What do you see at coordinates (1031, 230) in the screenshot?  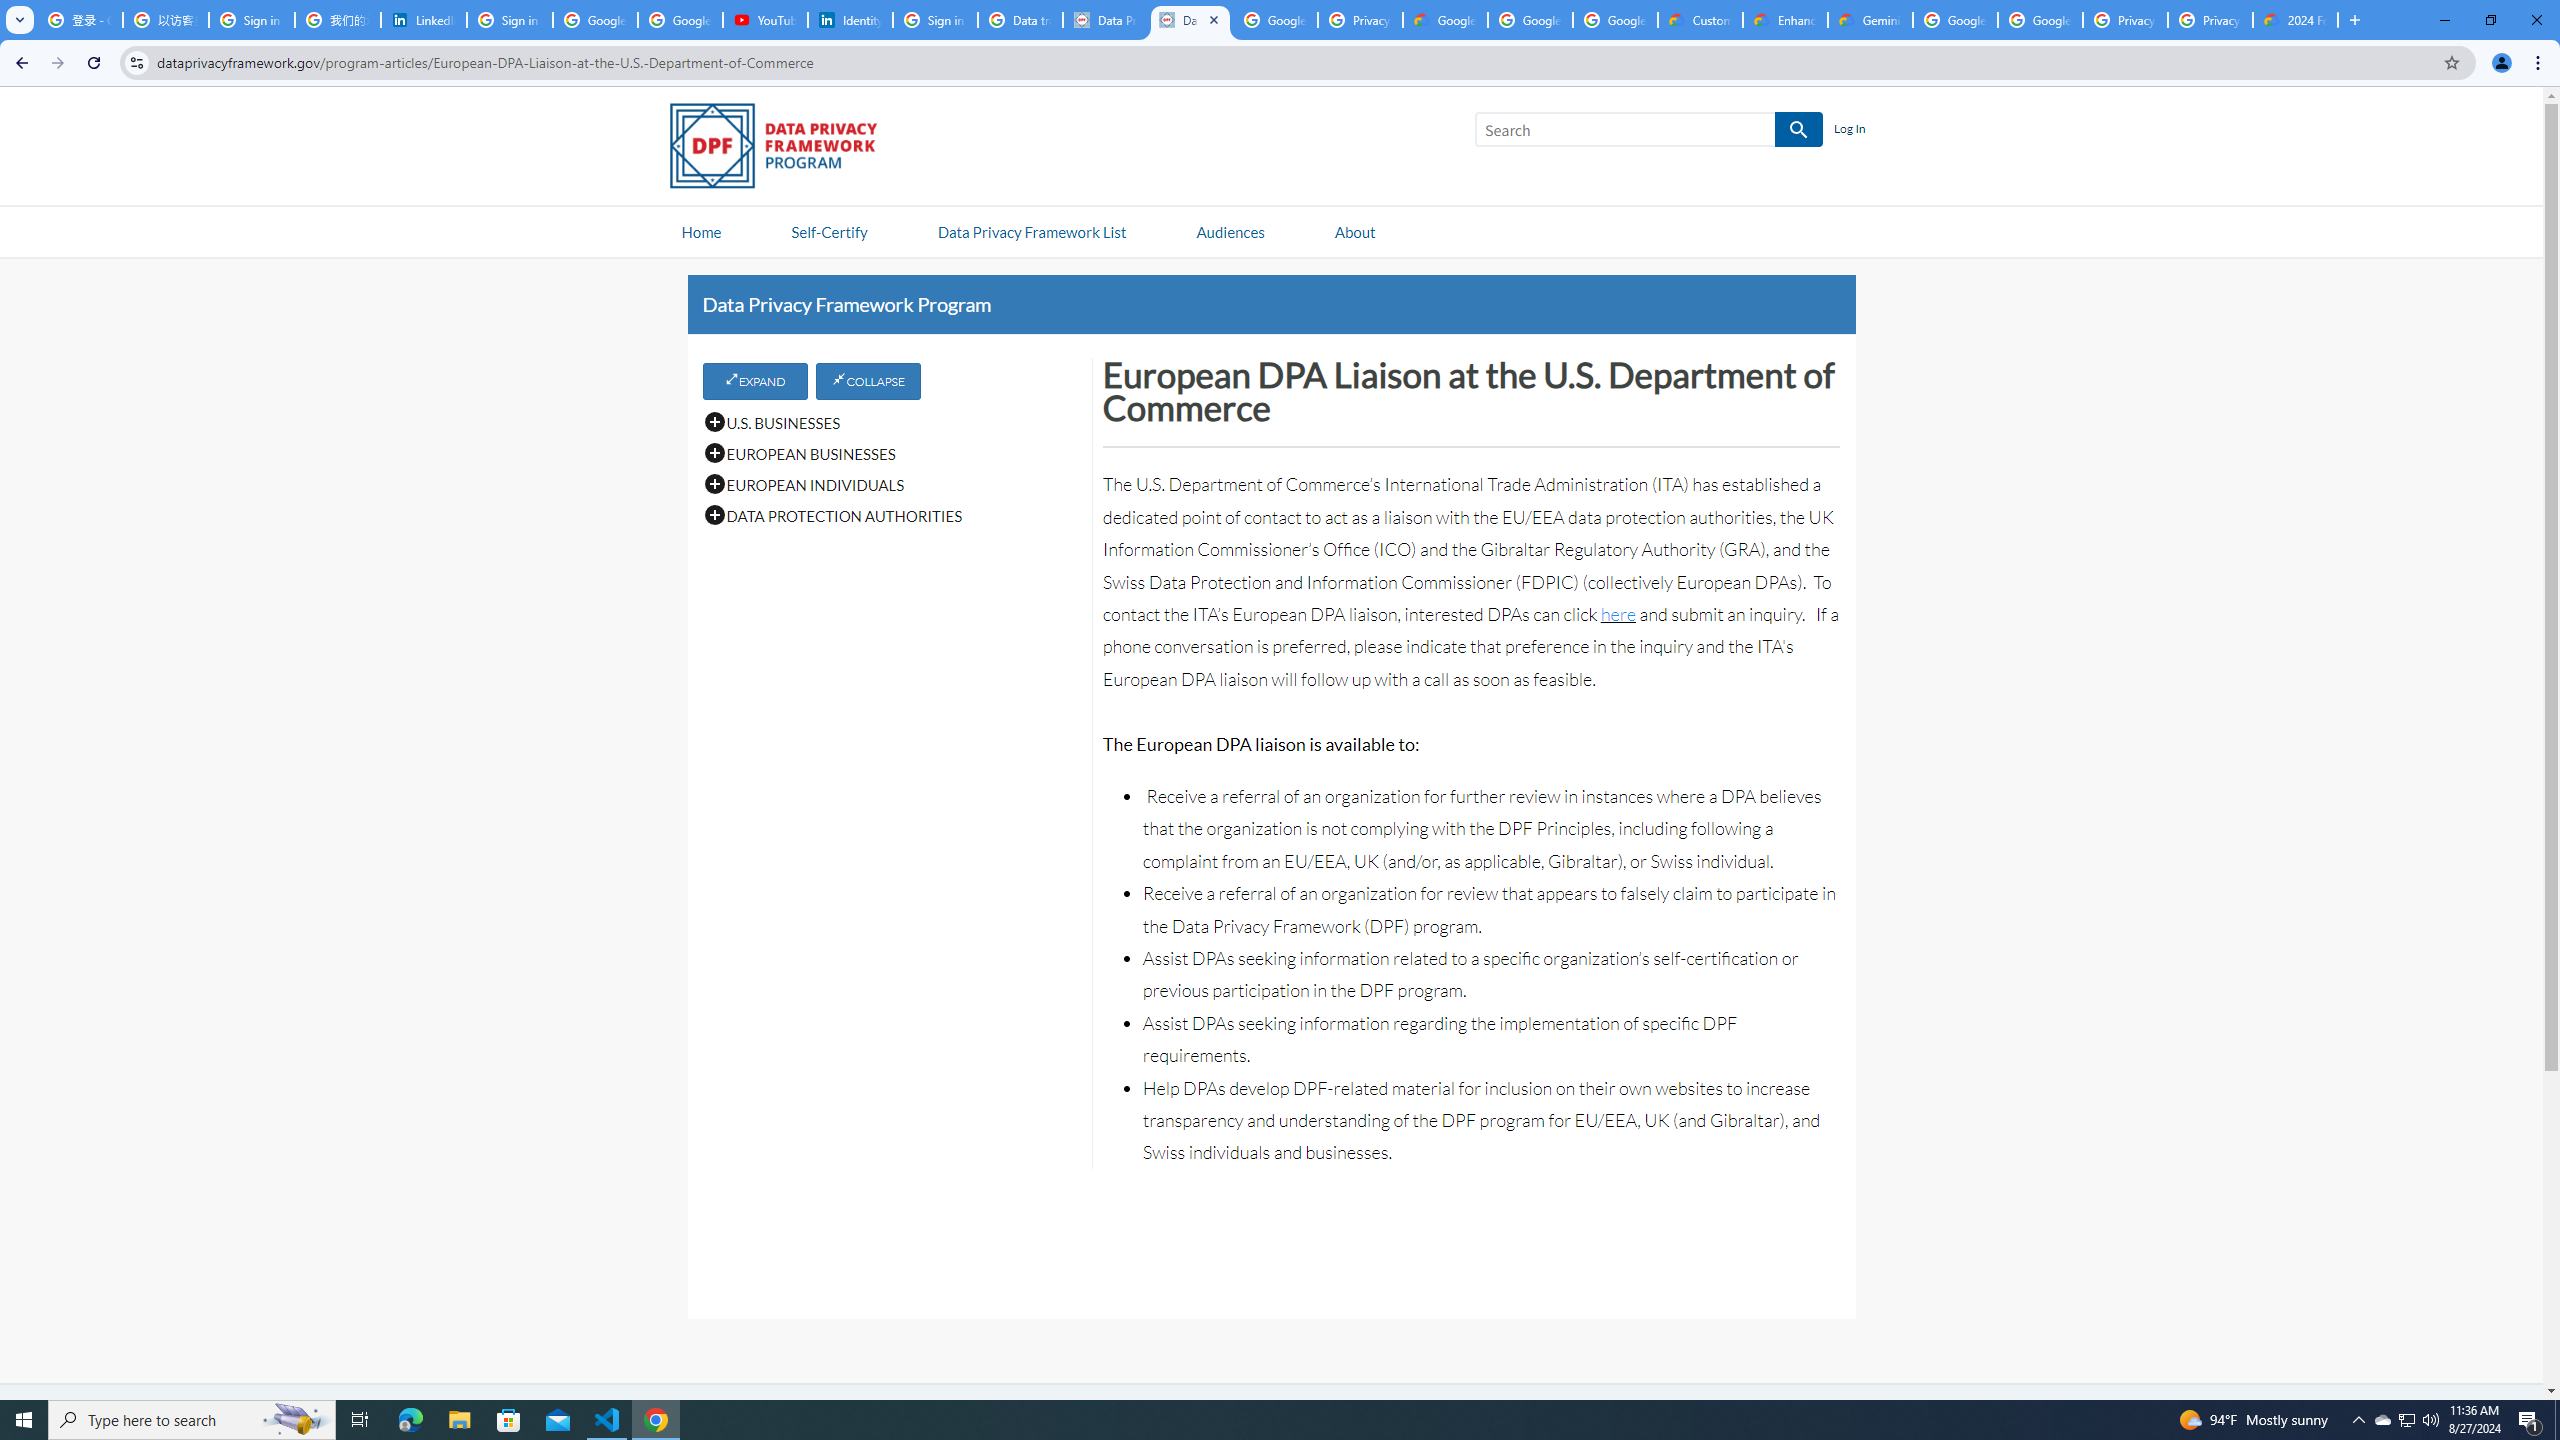 I see `'Data Privacy Framework List'` at bounding box center [1031, 230].